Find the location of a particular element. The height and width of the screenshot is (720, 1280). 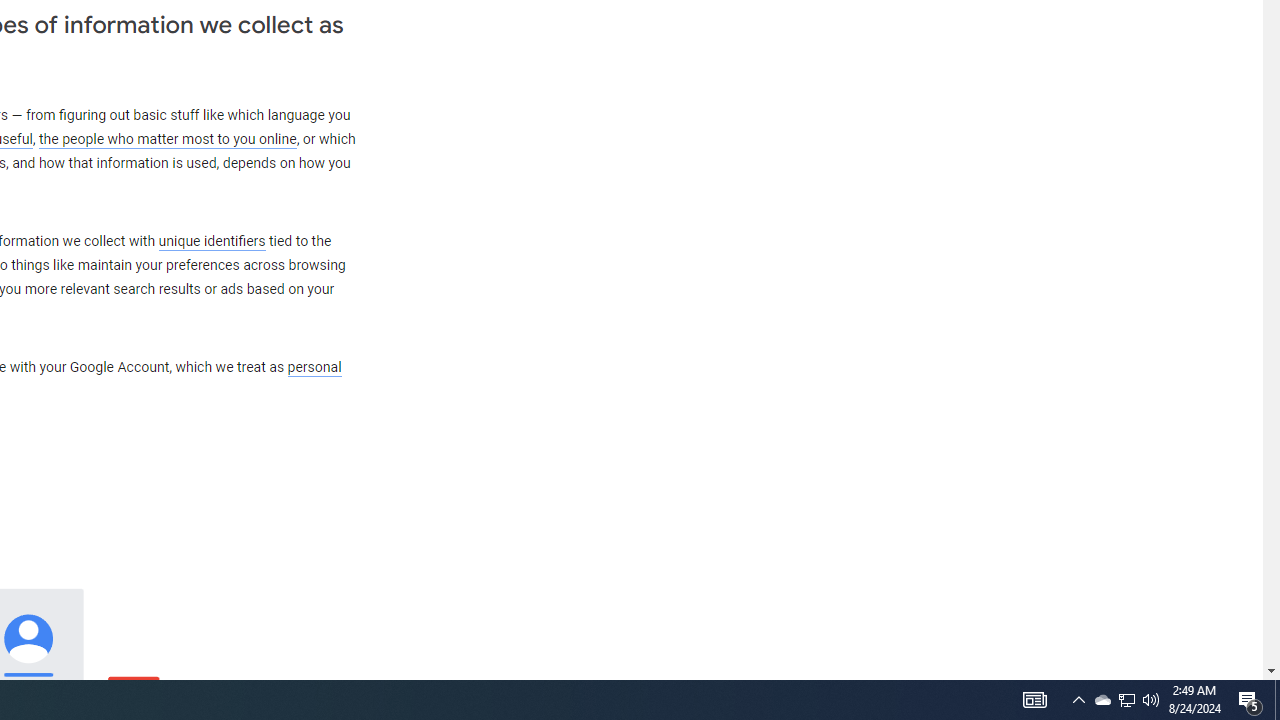

'Q2790: 100%' is located at coordinates (1151, 698).